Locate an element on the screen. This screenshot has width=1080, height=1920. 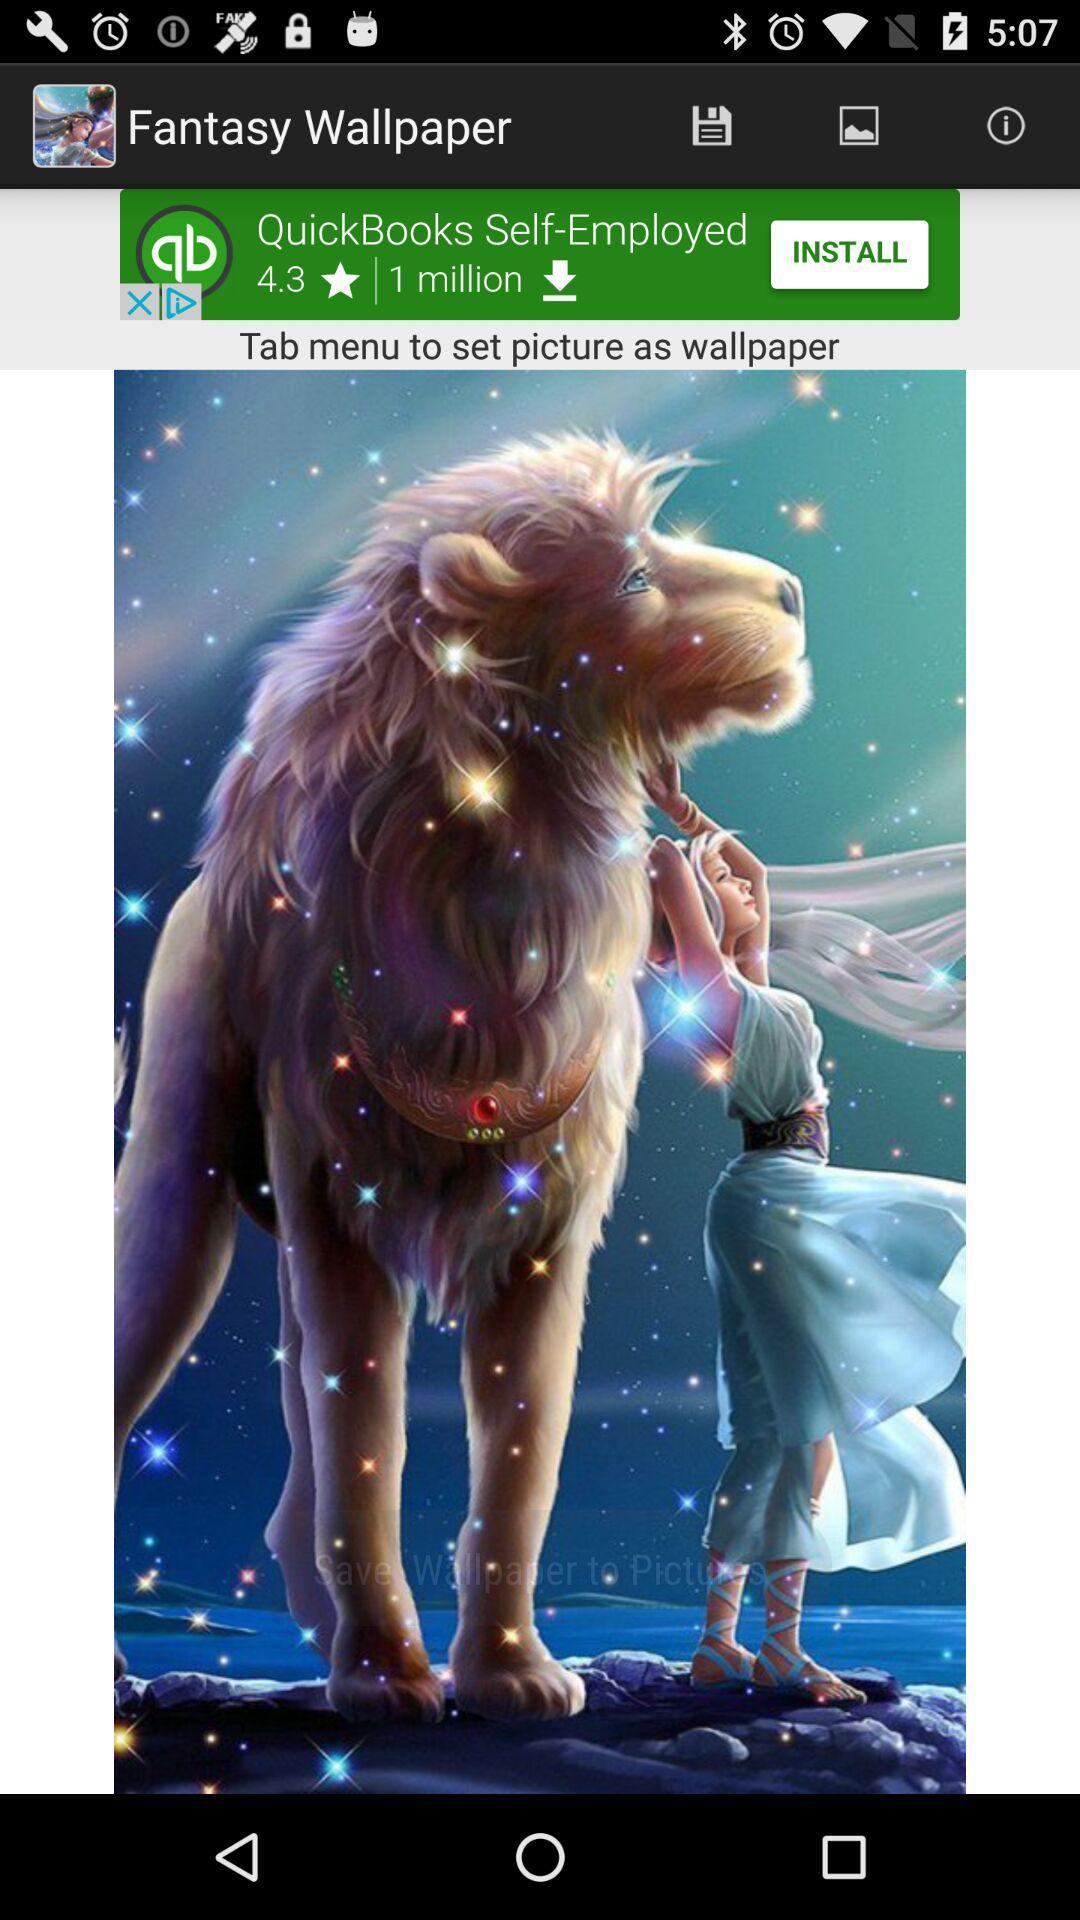
advertisement page is located at coordinates (540, 253).